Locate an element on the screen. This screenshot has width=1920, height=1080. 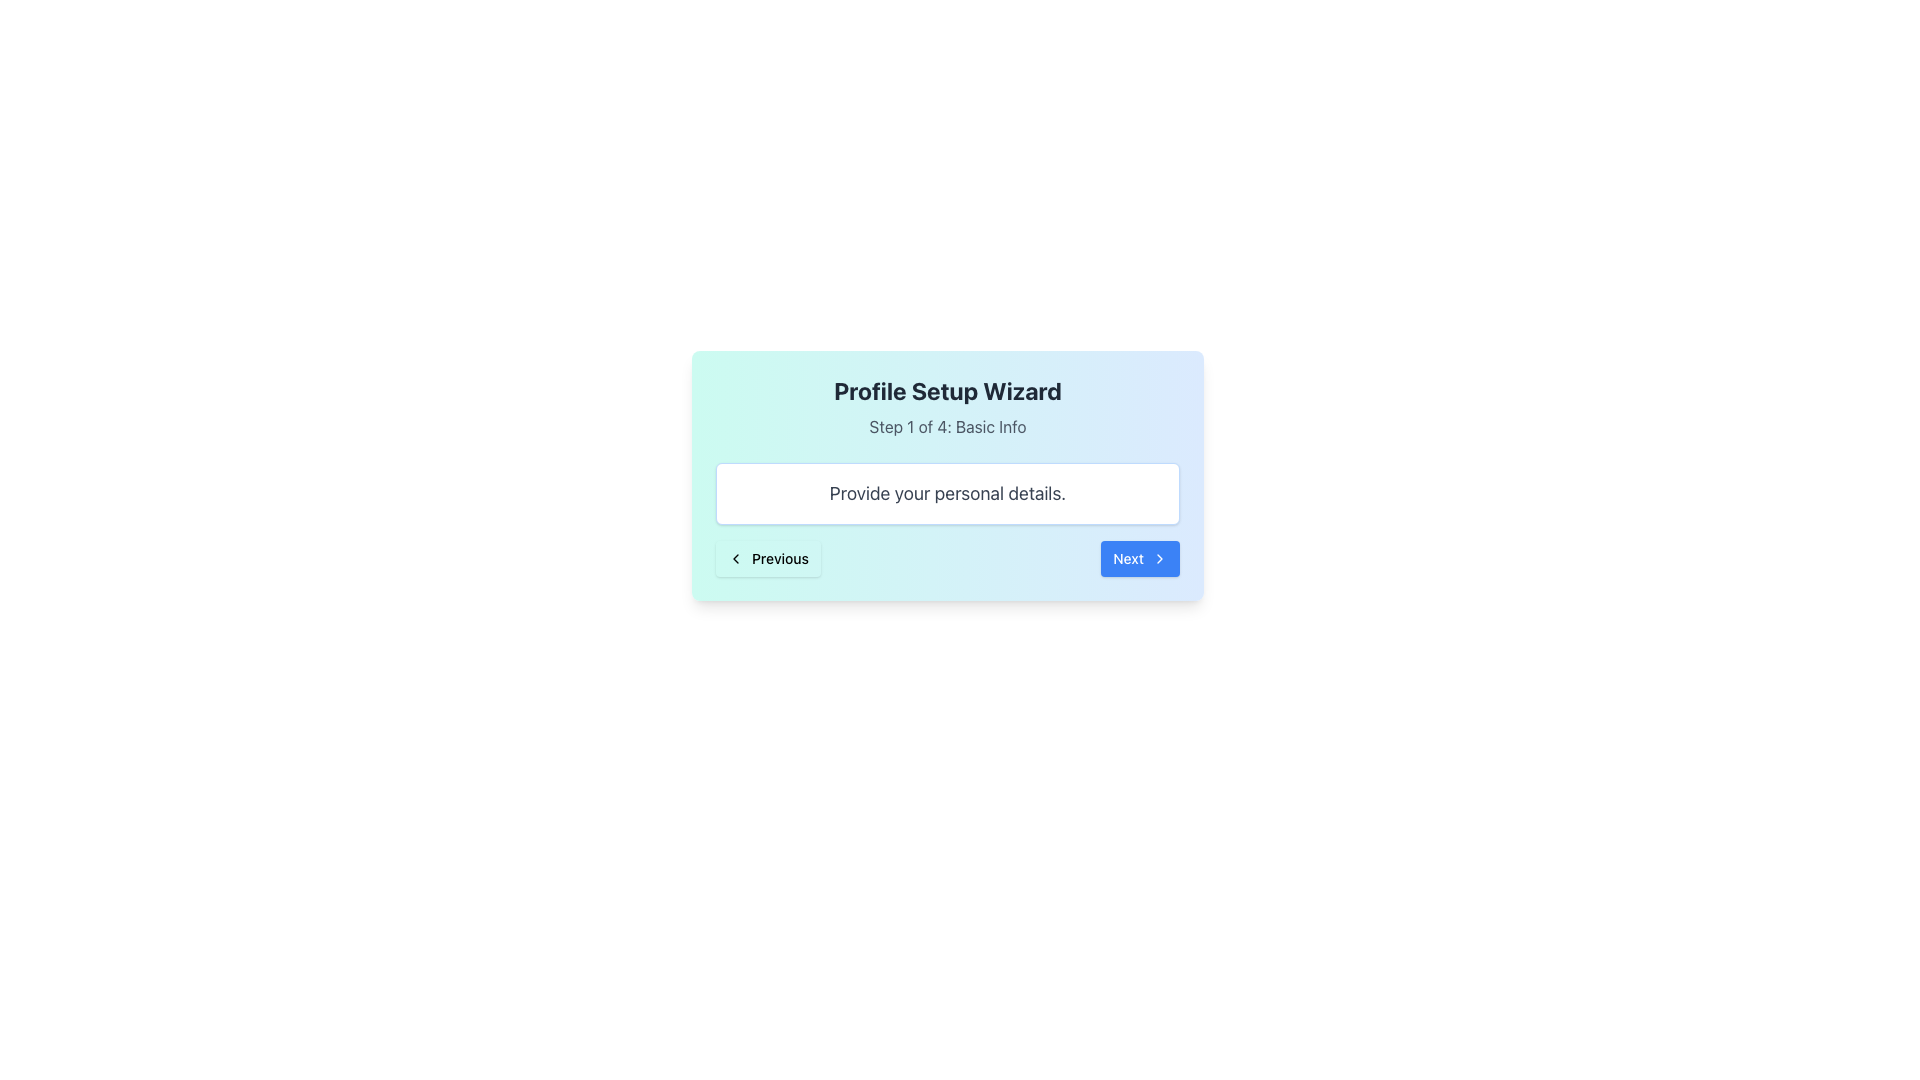
the informational Text Label that prompts the user during the profile setup process, positioned below 'Profile Setup Wizard' and 'Step 1 of 4: Basic Info.' is located at coordinates (947, 493).